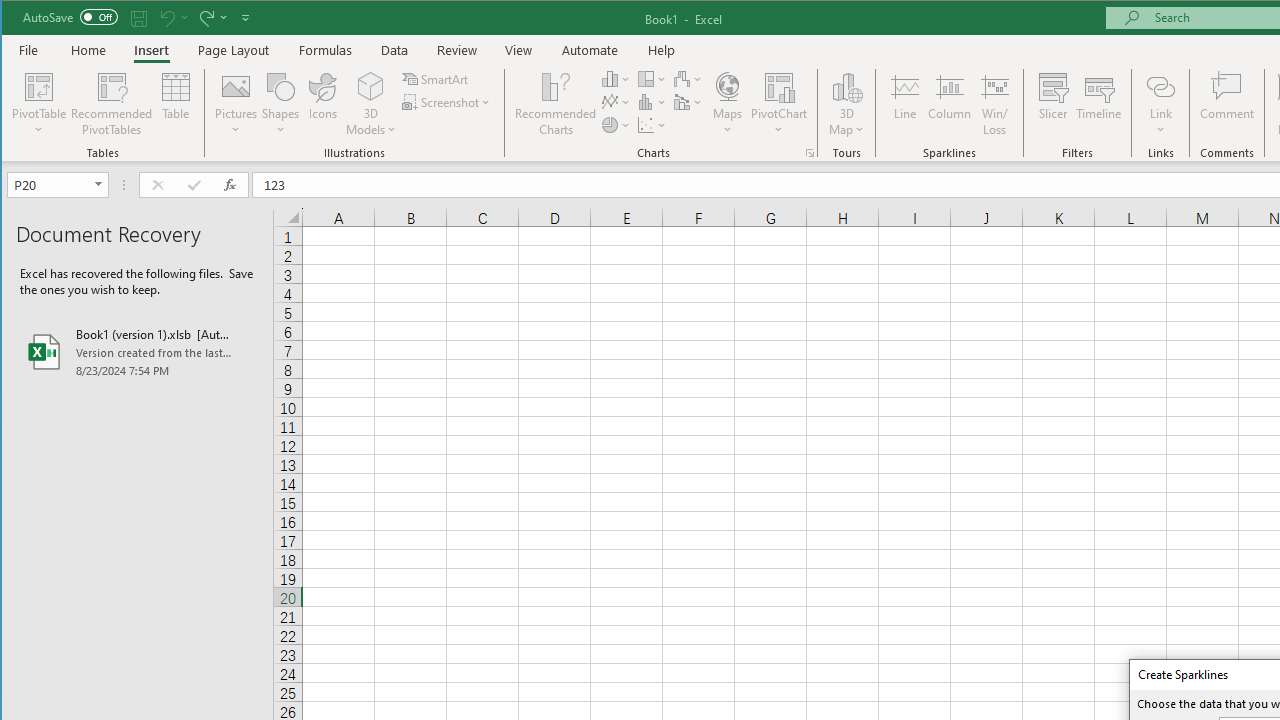 This screenshot has width=1280, height=720. What do you see at coordinates (846, 85) in the screenshot?
I see `'3D Map'` at bounding box center [846, 85].